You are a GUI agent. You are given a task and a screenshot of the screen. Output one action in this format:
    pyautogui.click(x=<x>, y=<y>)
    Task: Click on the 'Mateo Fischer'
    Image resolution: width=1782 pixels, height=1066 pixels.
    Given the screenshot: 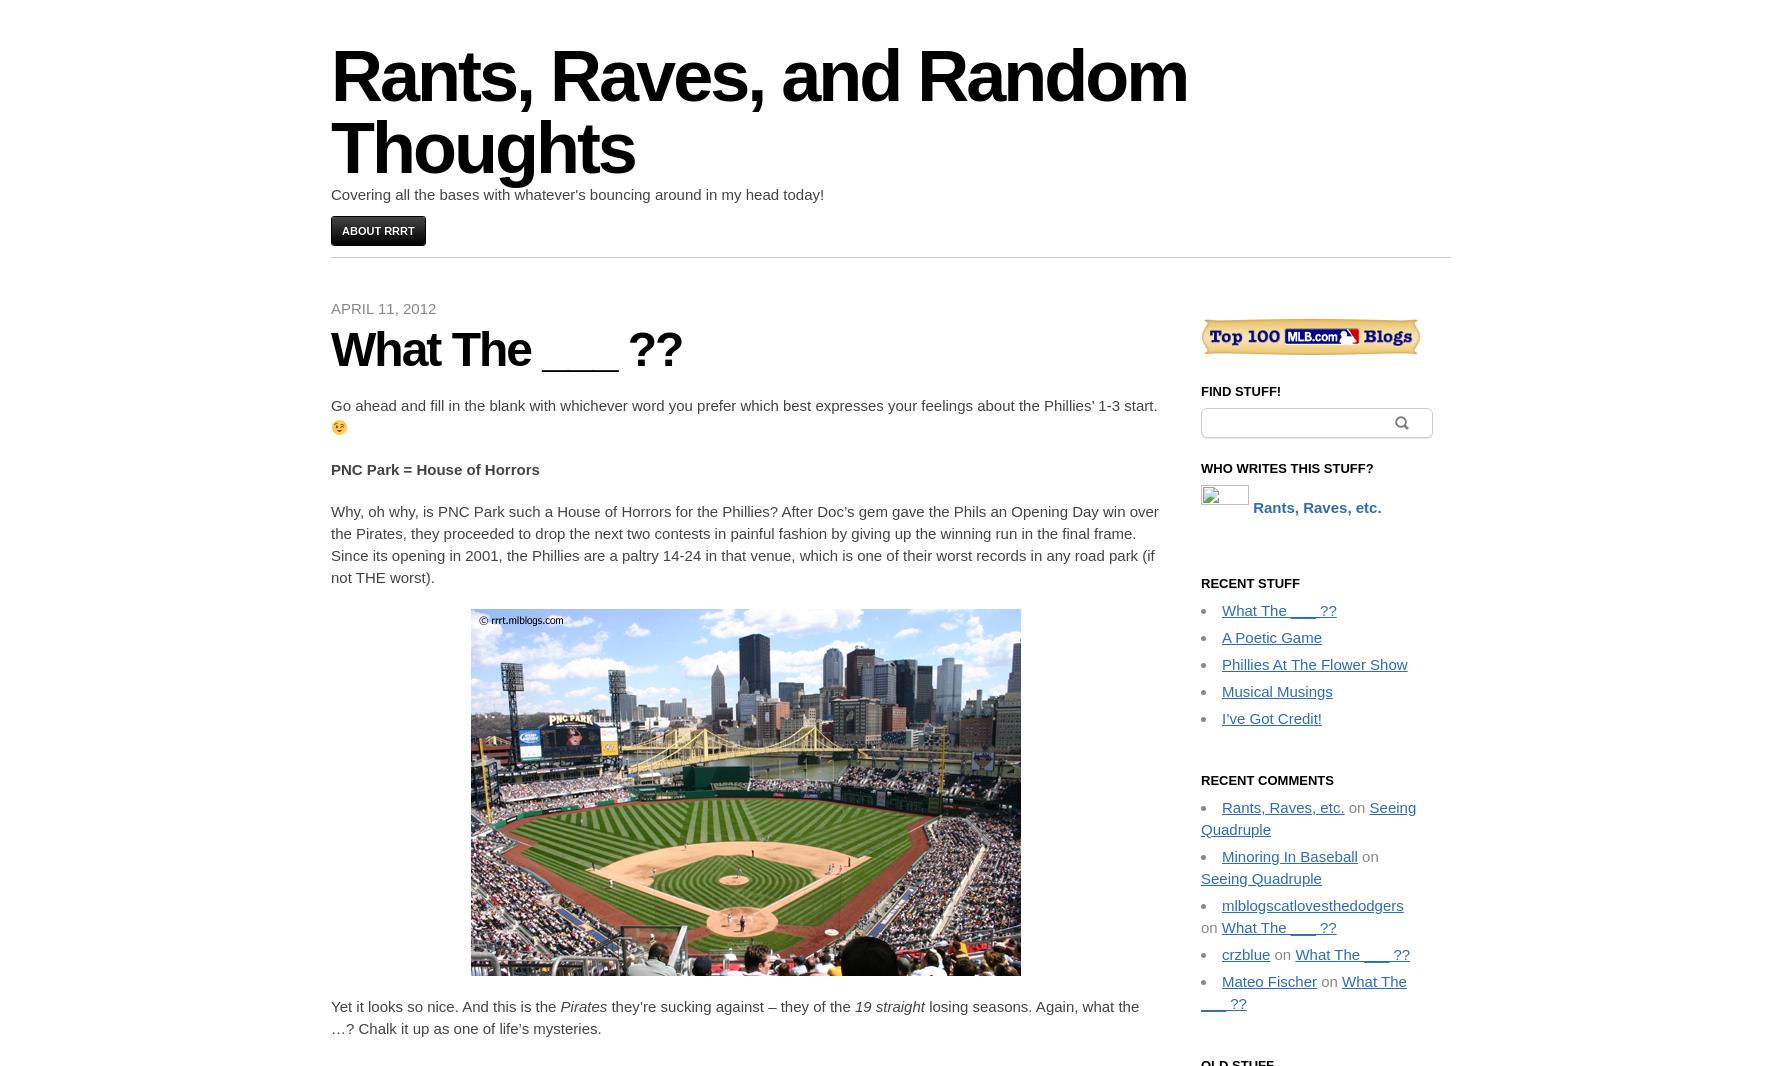 What is the action you would take?
    pyautogui.click(x=1269, y=980)
    